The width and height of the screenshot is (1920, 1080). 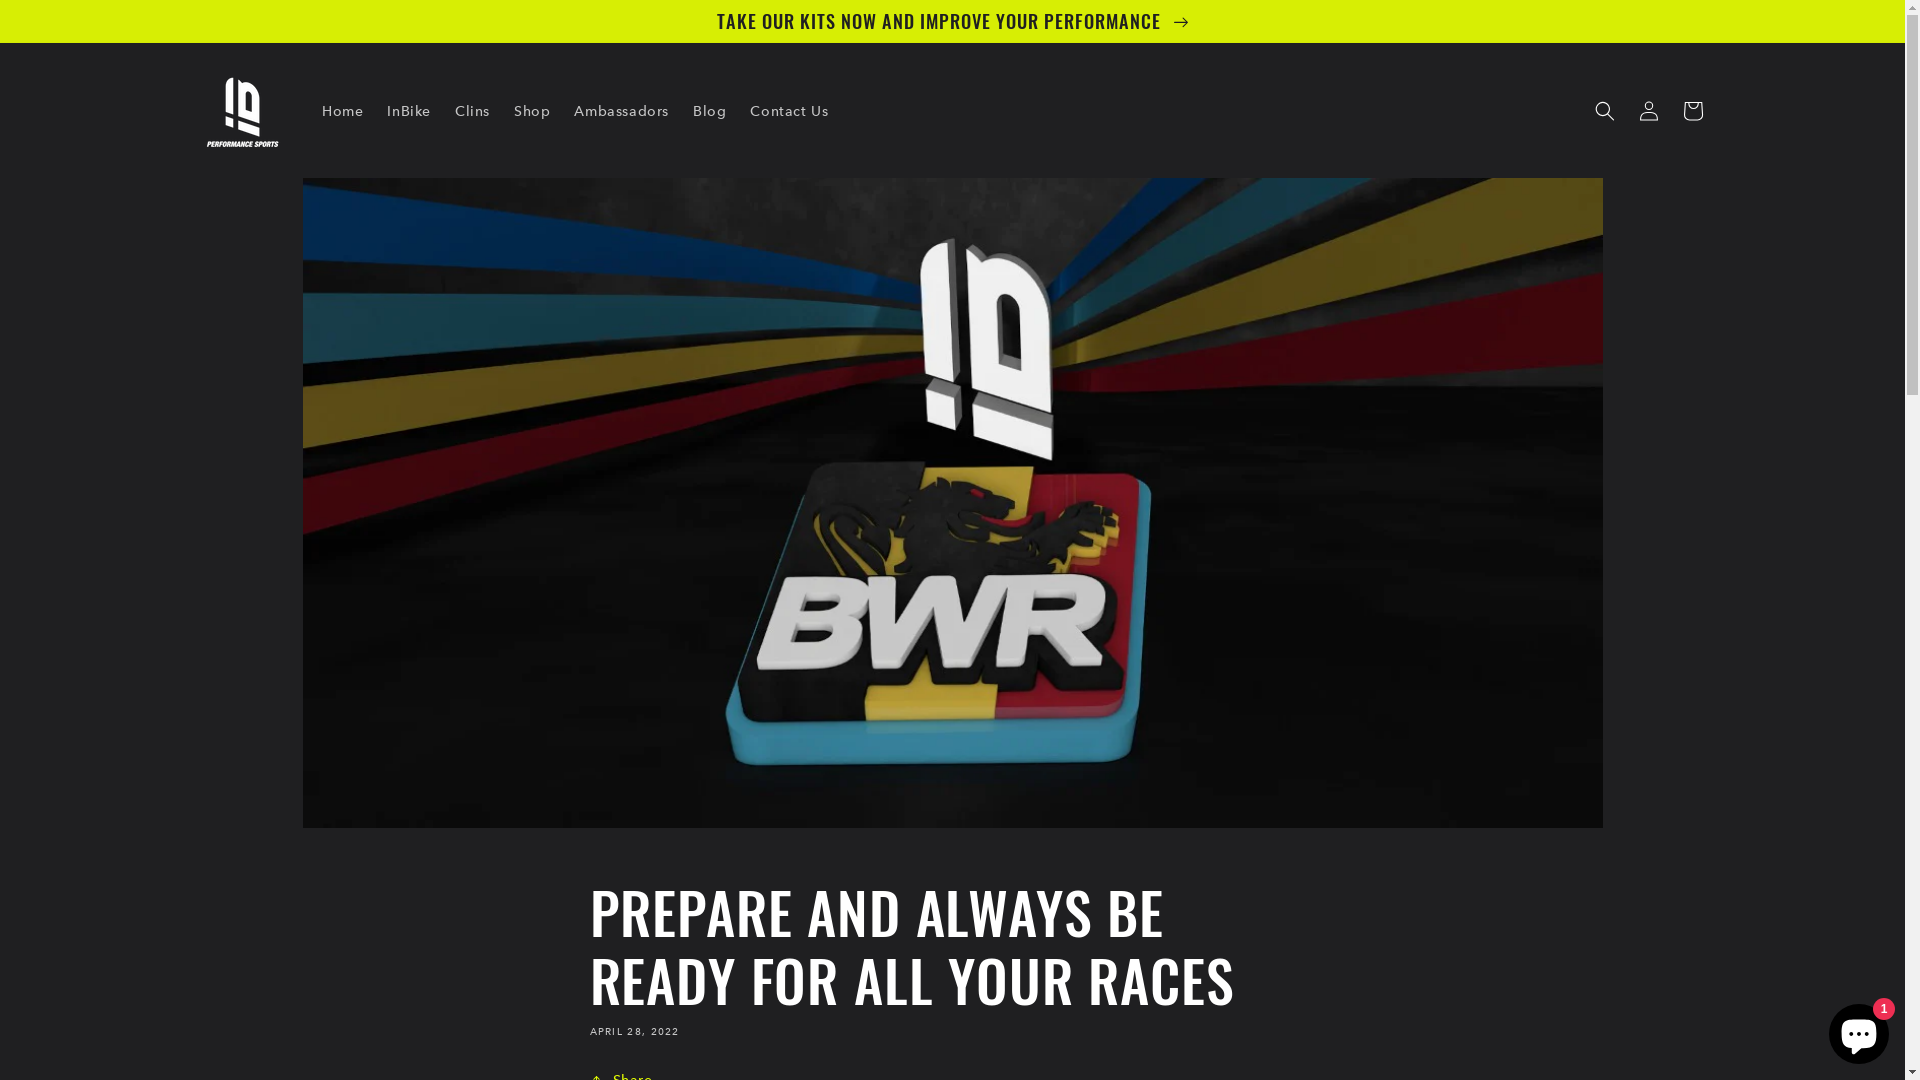 I want to click on 'Contact Us', so click(x=787, y=111).